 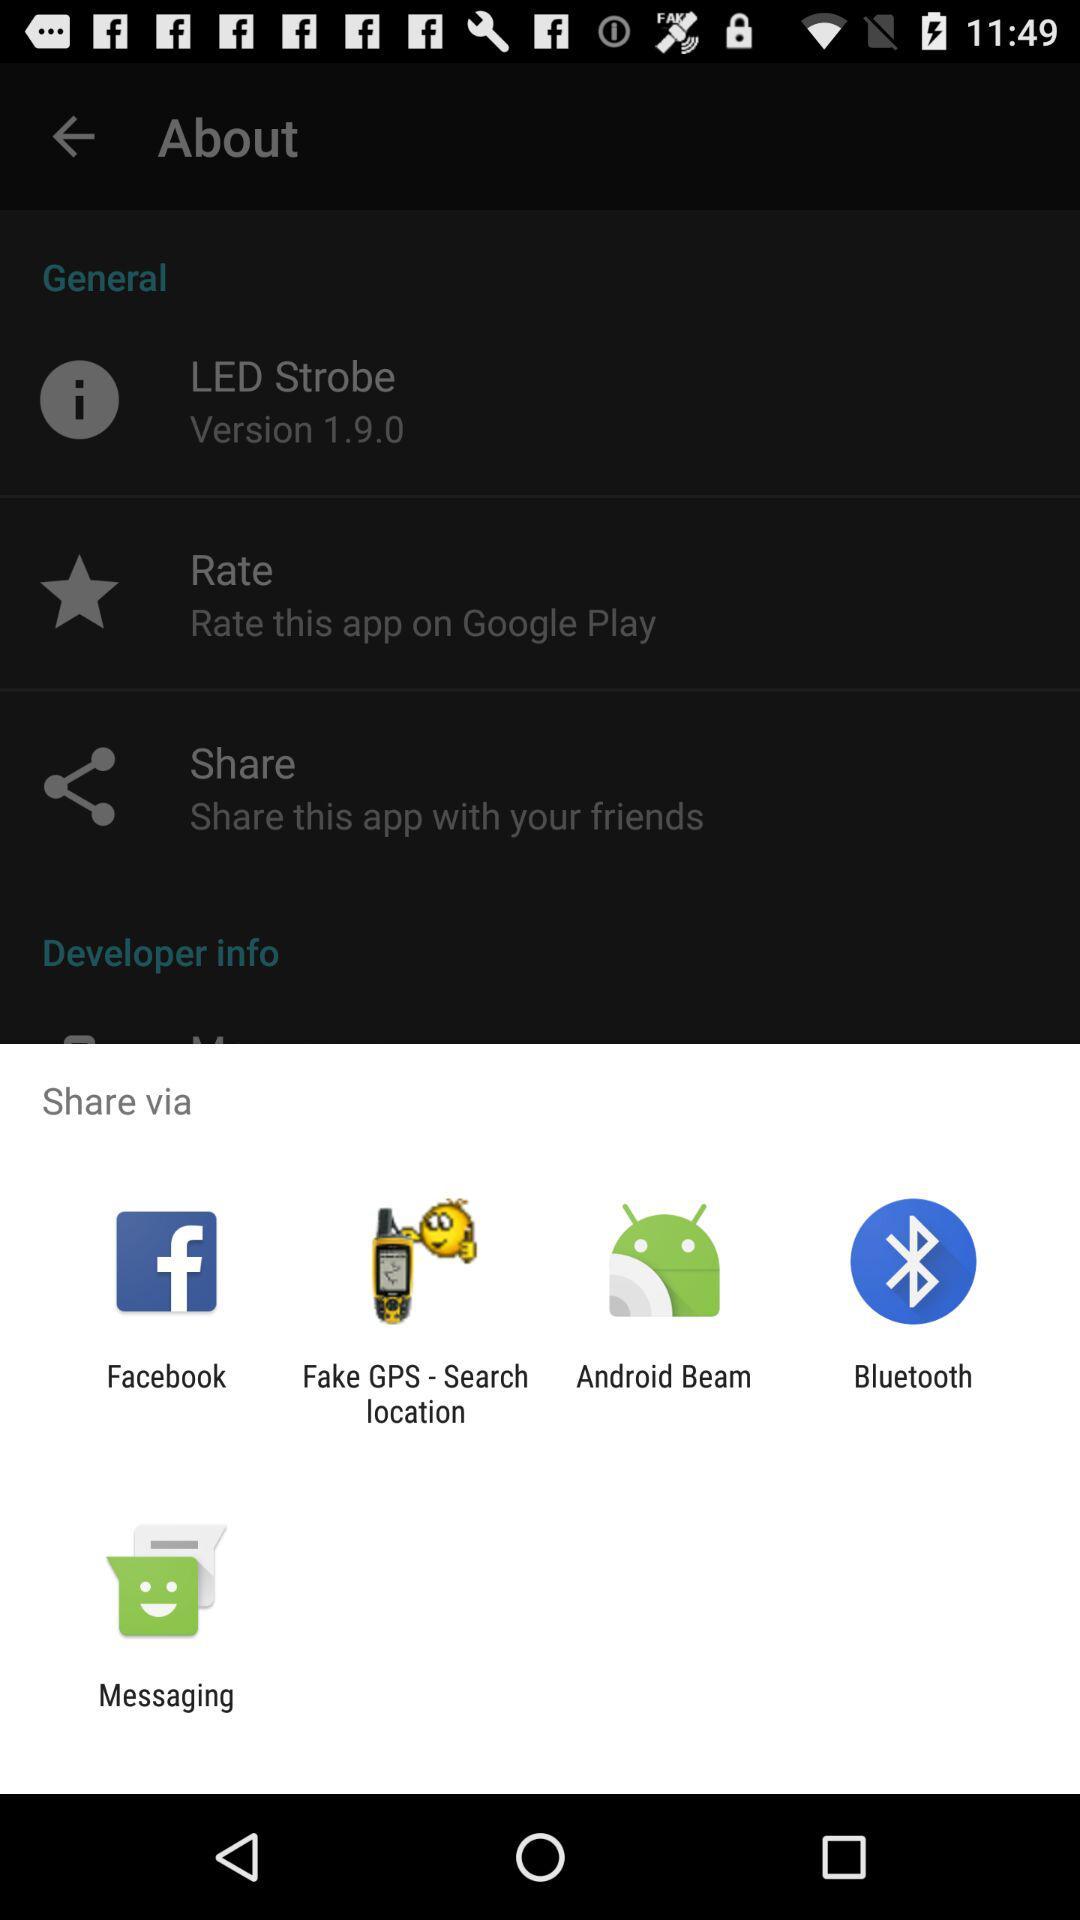 What do you see at coordinates (664, 1392) in the screenshot?
I see `icon to the right of the fake gps search icon` at bounding box center [664, 1392].